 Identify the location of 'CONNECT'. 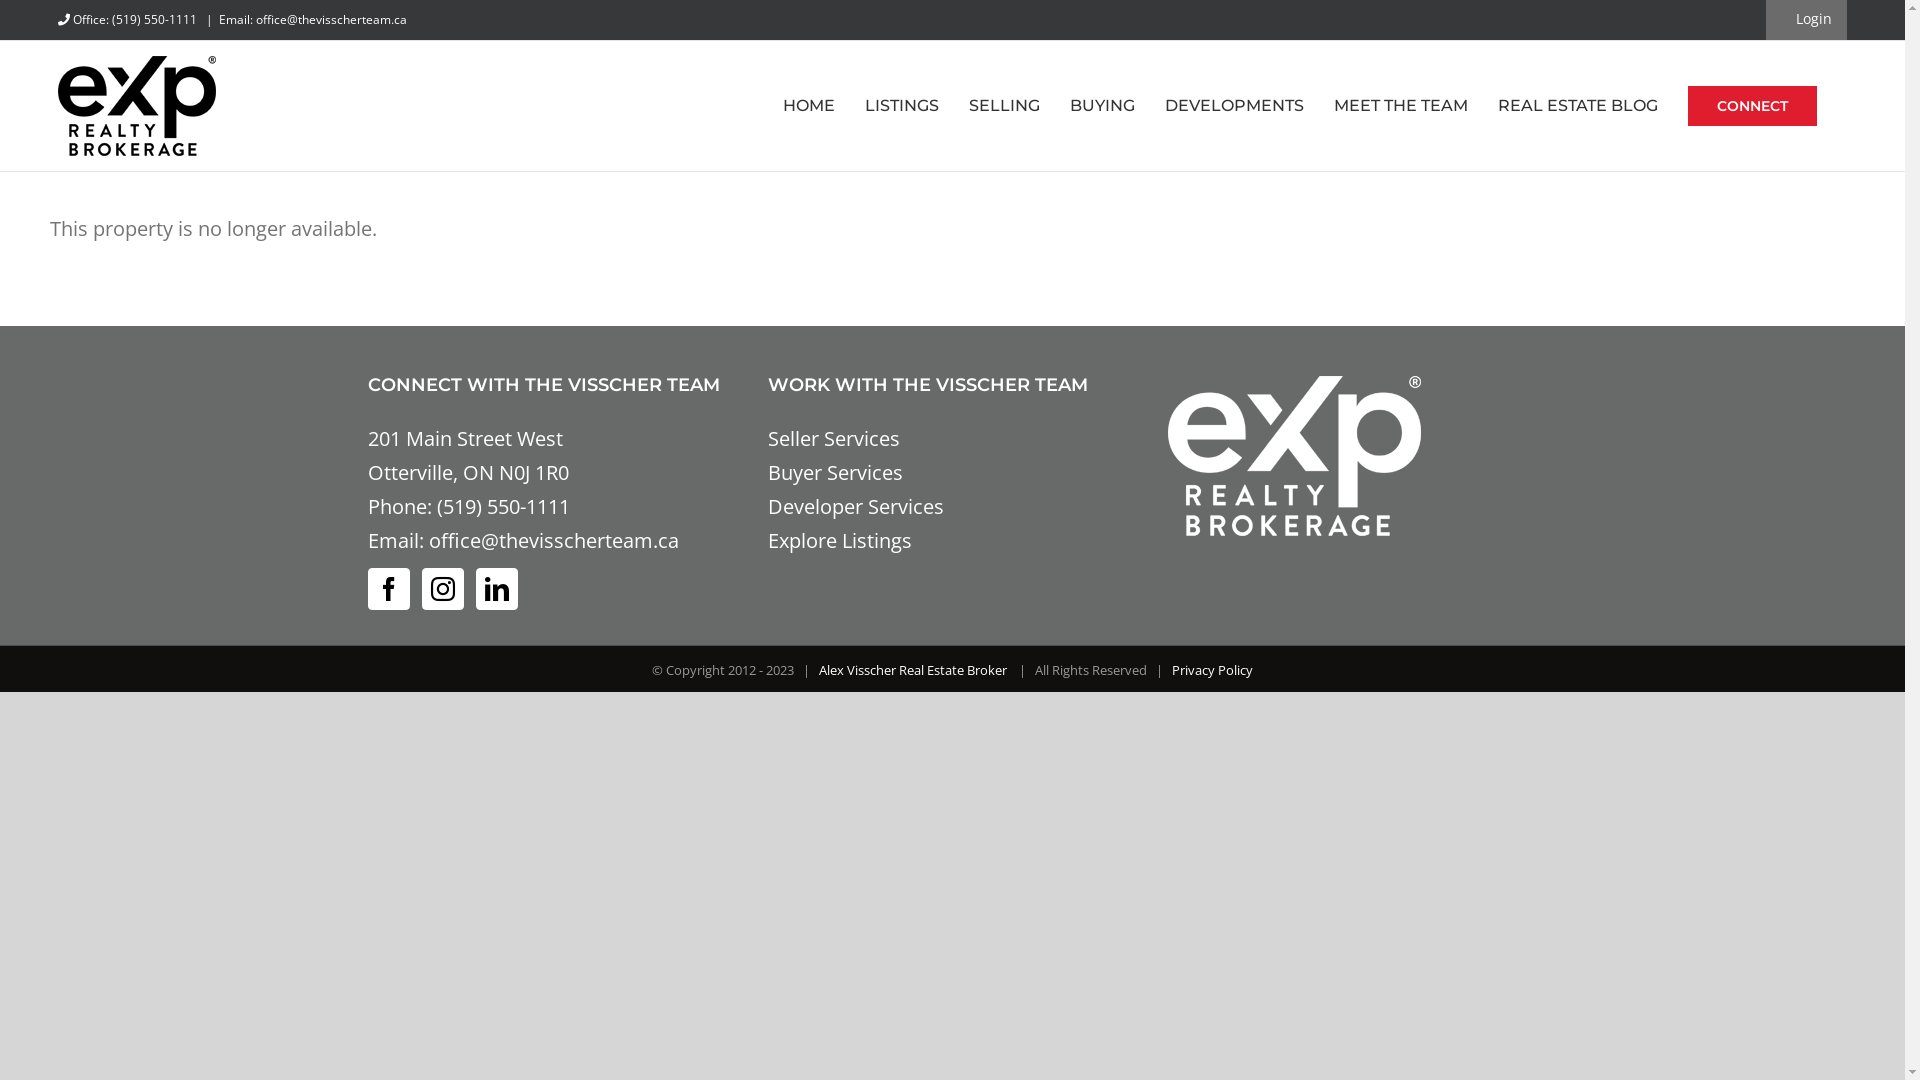
(1751, 105).